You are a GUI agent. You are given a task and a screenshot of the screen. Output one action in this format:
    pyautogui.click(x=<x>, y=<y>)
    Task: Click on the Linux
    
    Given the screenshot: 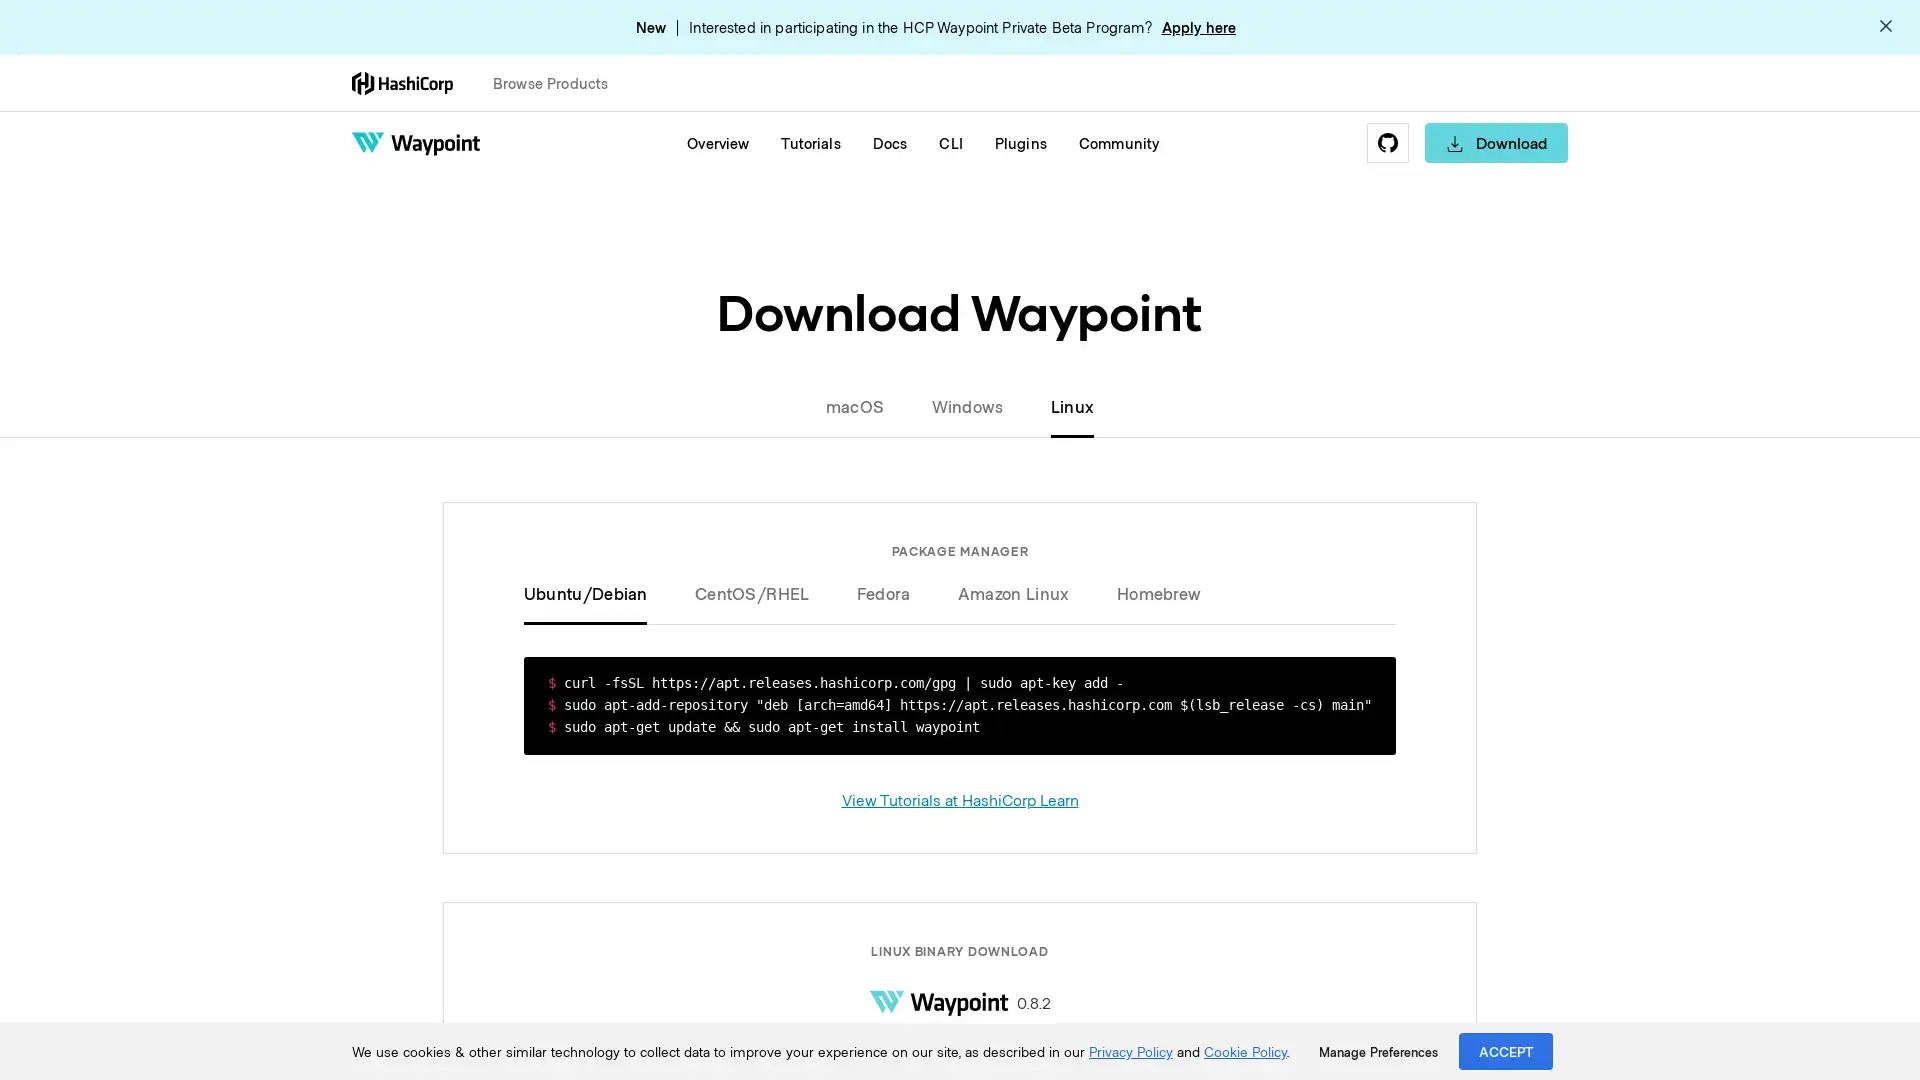 What is the action you would take?
    pyautogui.click(x=1059, y=405)
    